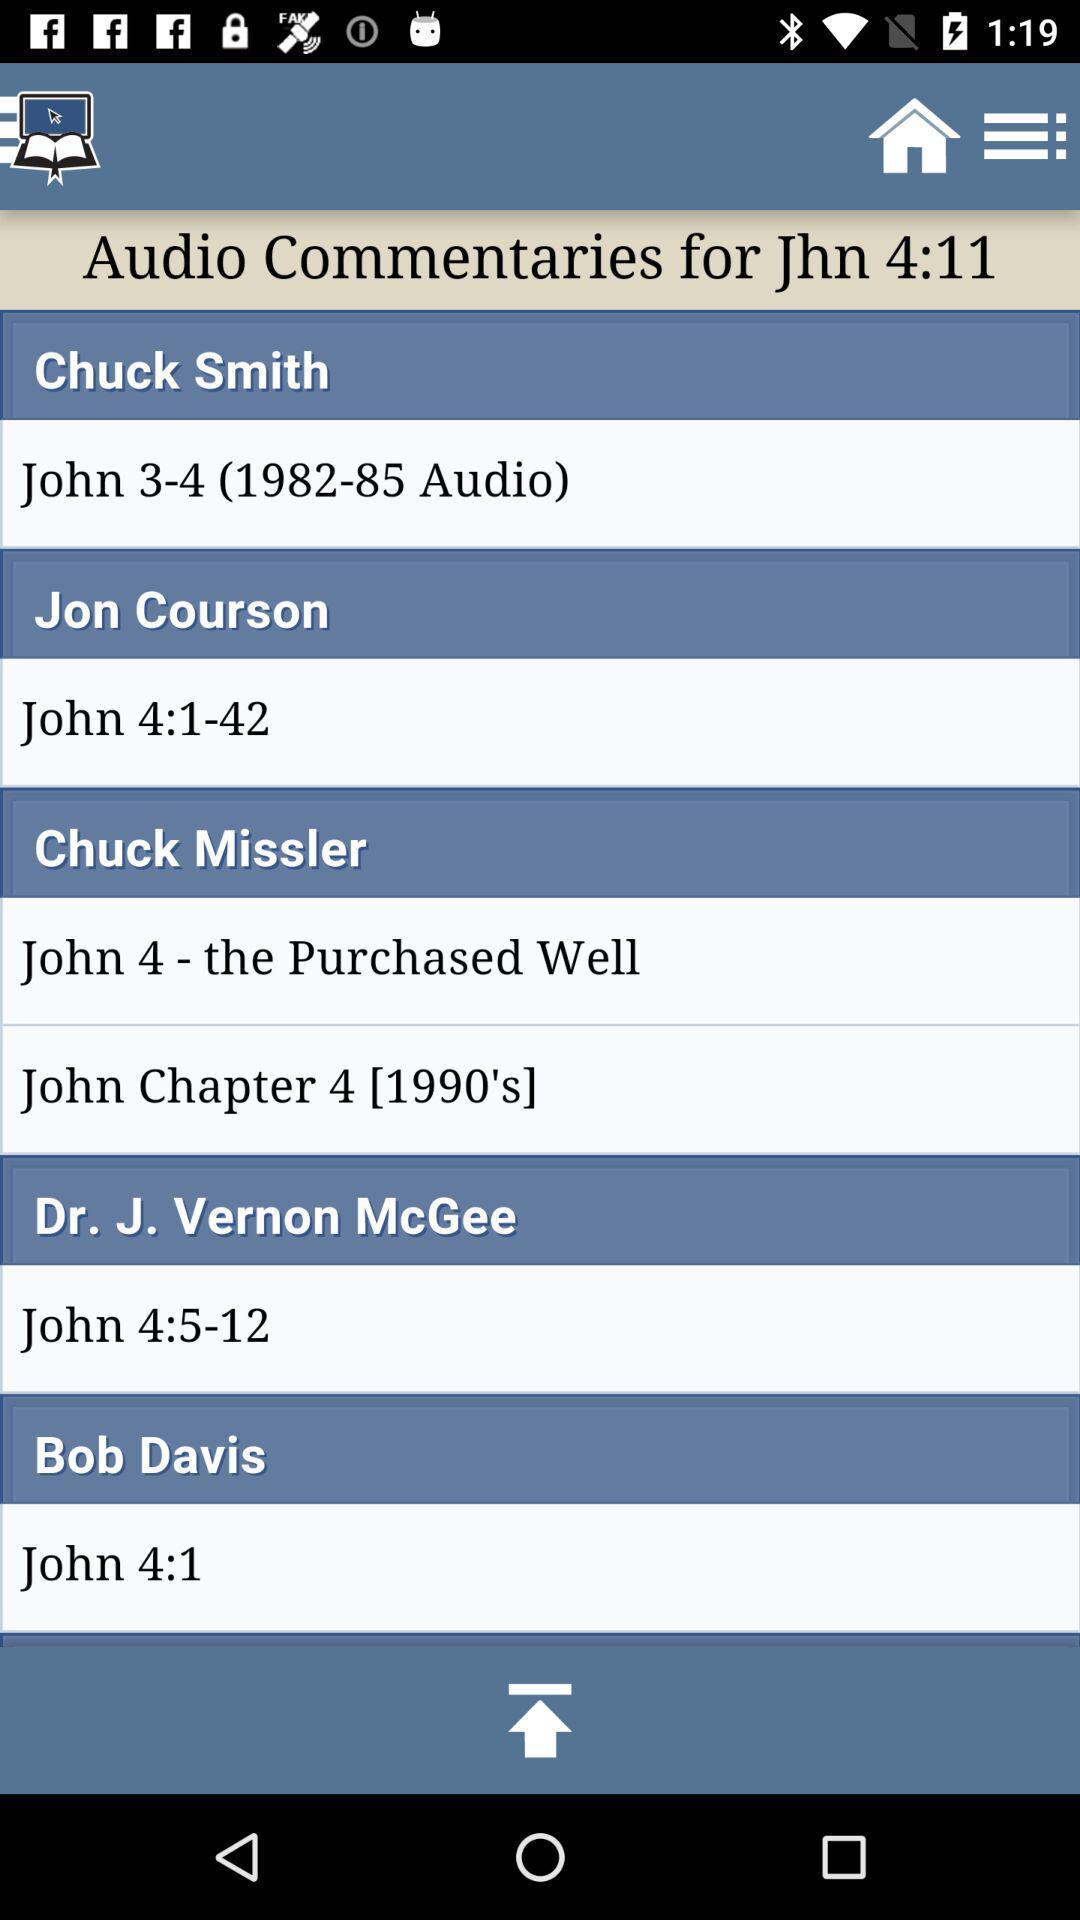 The width and height of the screenshot is (1080, 1920). I want to click on the arrow_upward icon, so click(540, 1719).